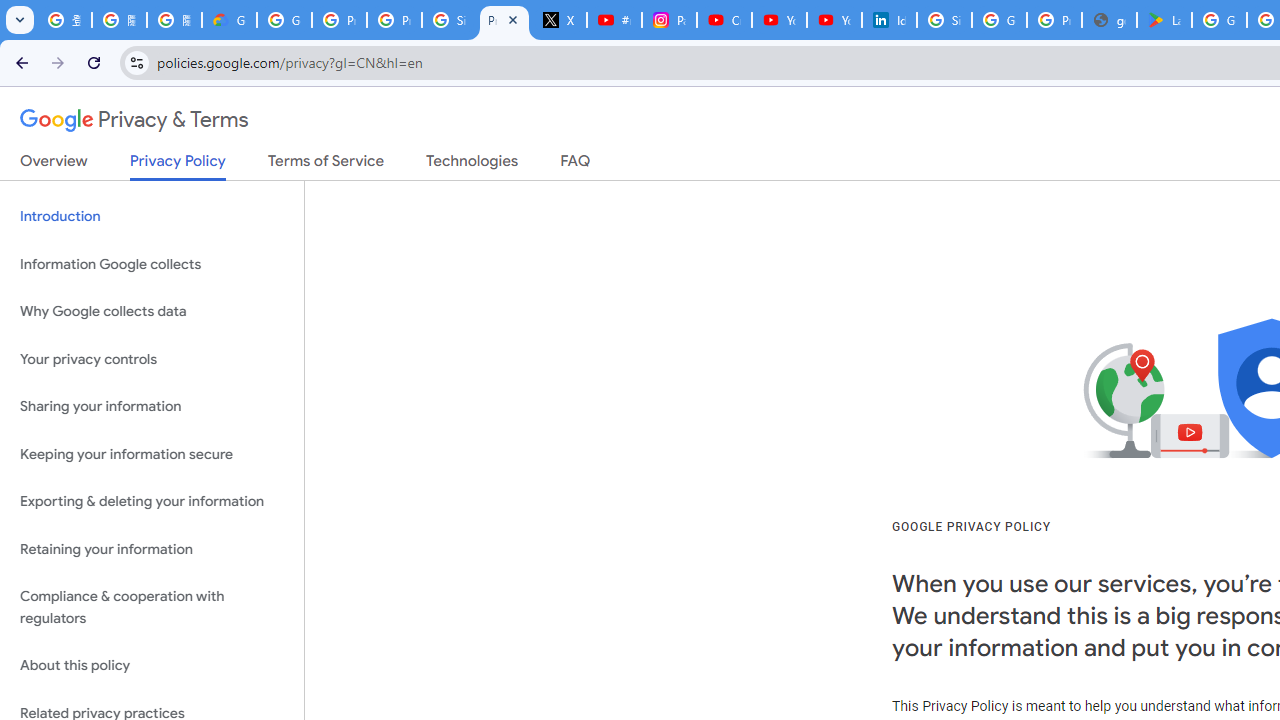 This screenshot has width=1280, height=720. What do you see at coordinates (560, 20) in the screenshot?
I see `'X'` at bounding box center [560, 20].